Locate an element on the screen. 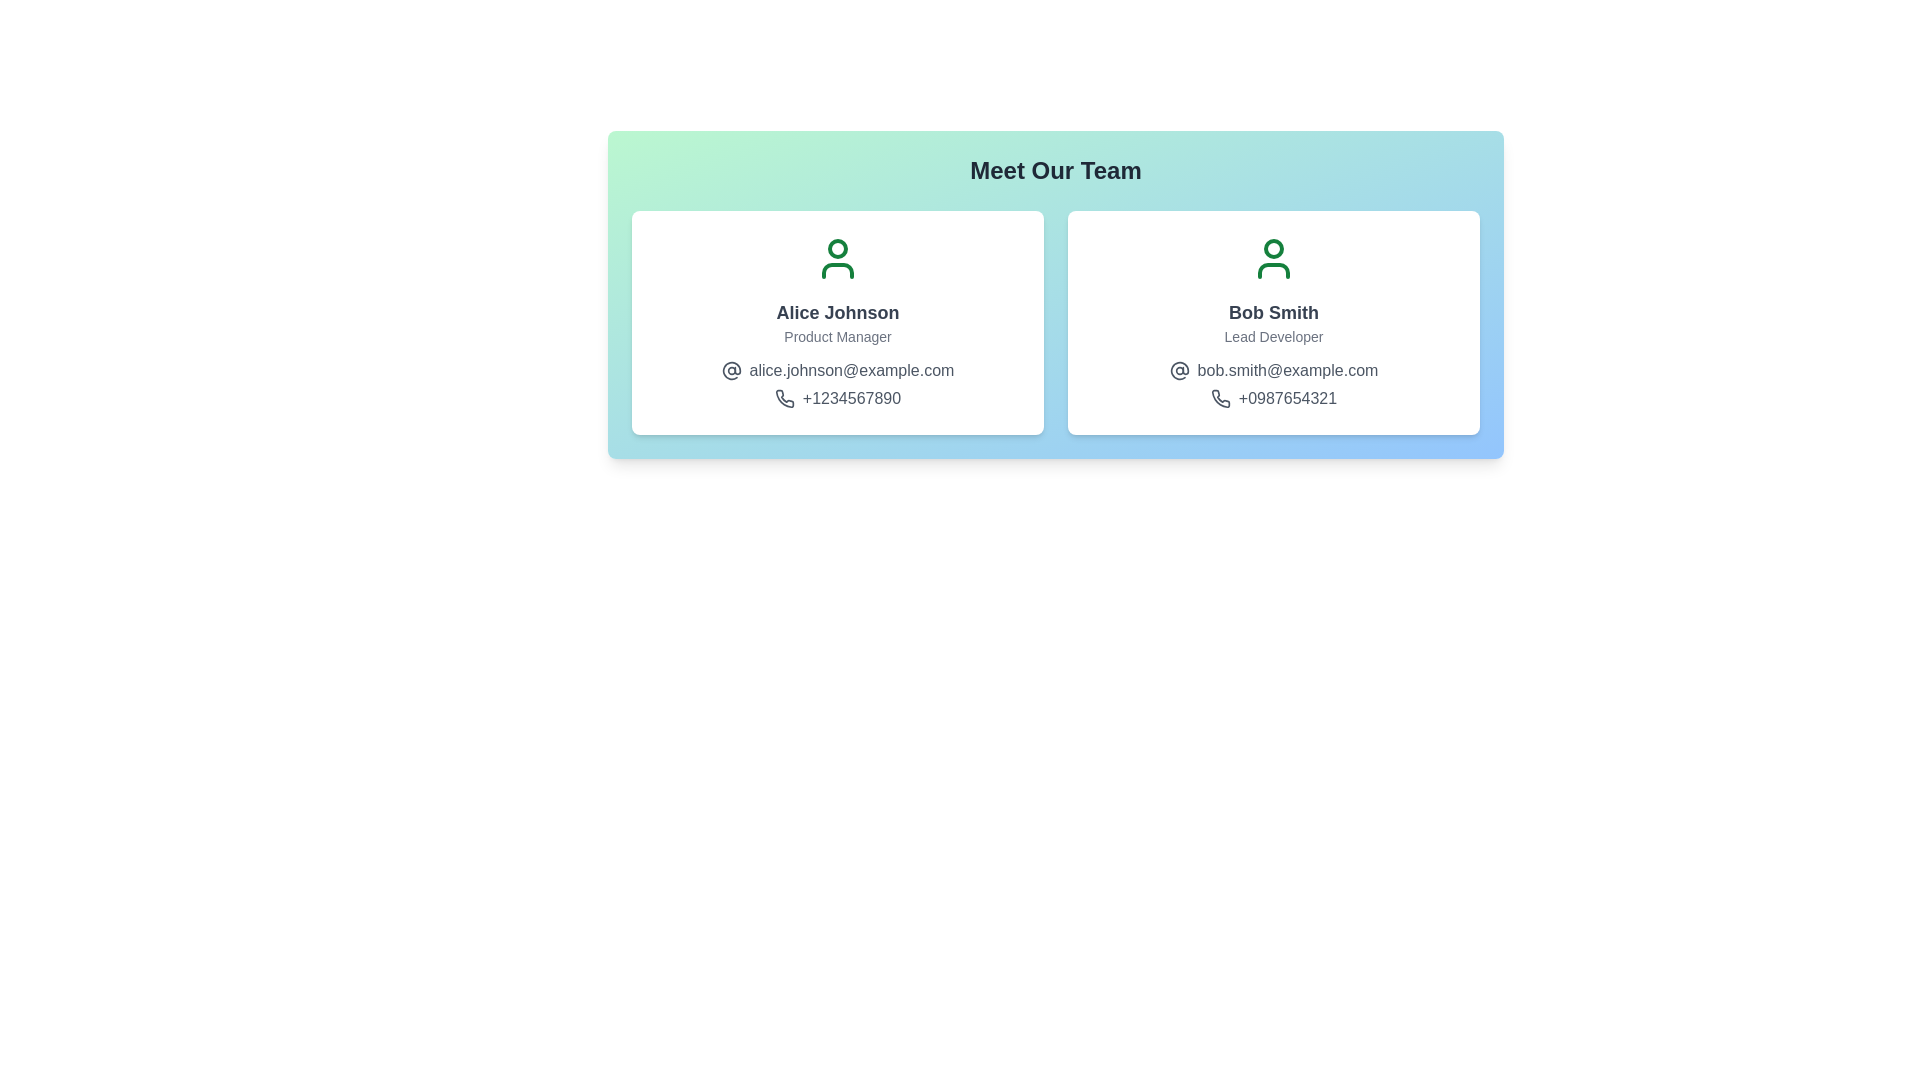  the telephone icon located within the profile card labeled 'Bob Smith' is located at coordinates (1219, 398).